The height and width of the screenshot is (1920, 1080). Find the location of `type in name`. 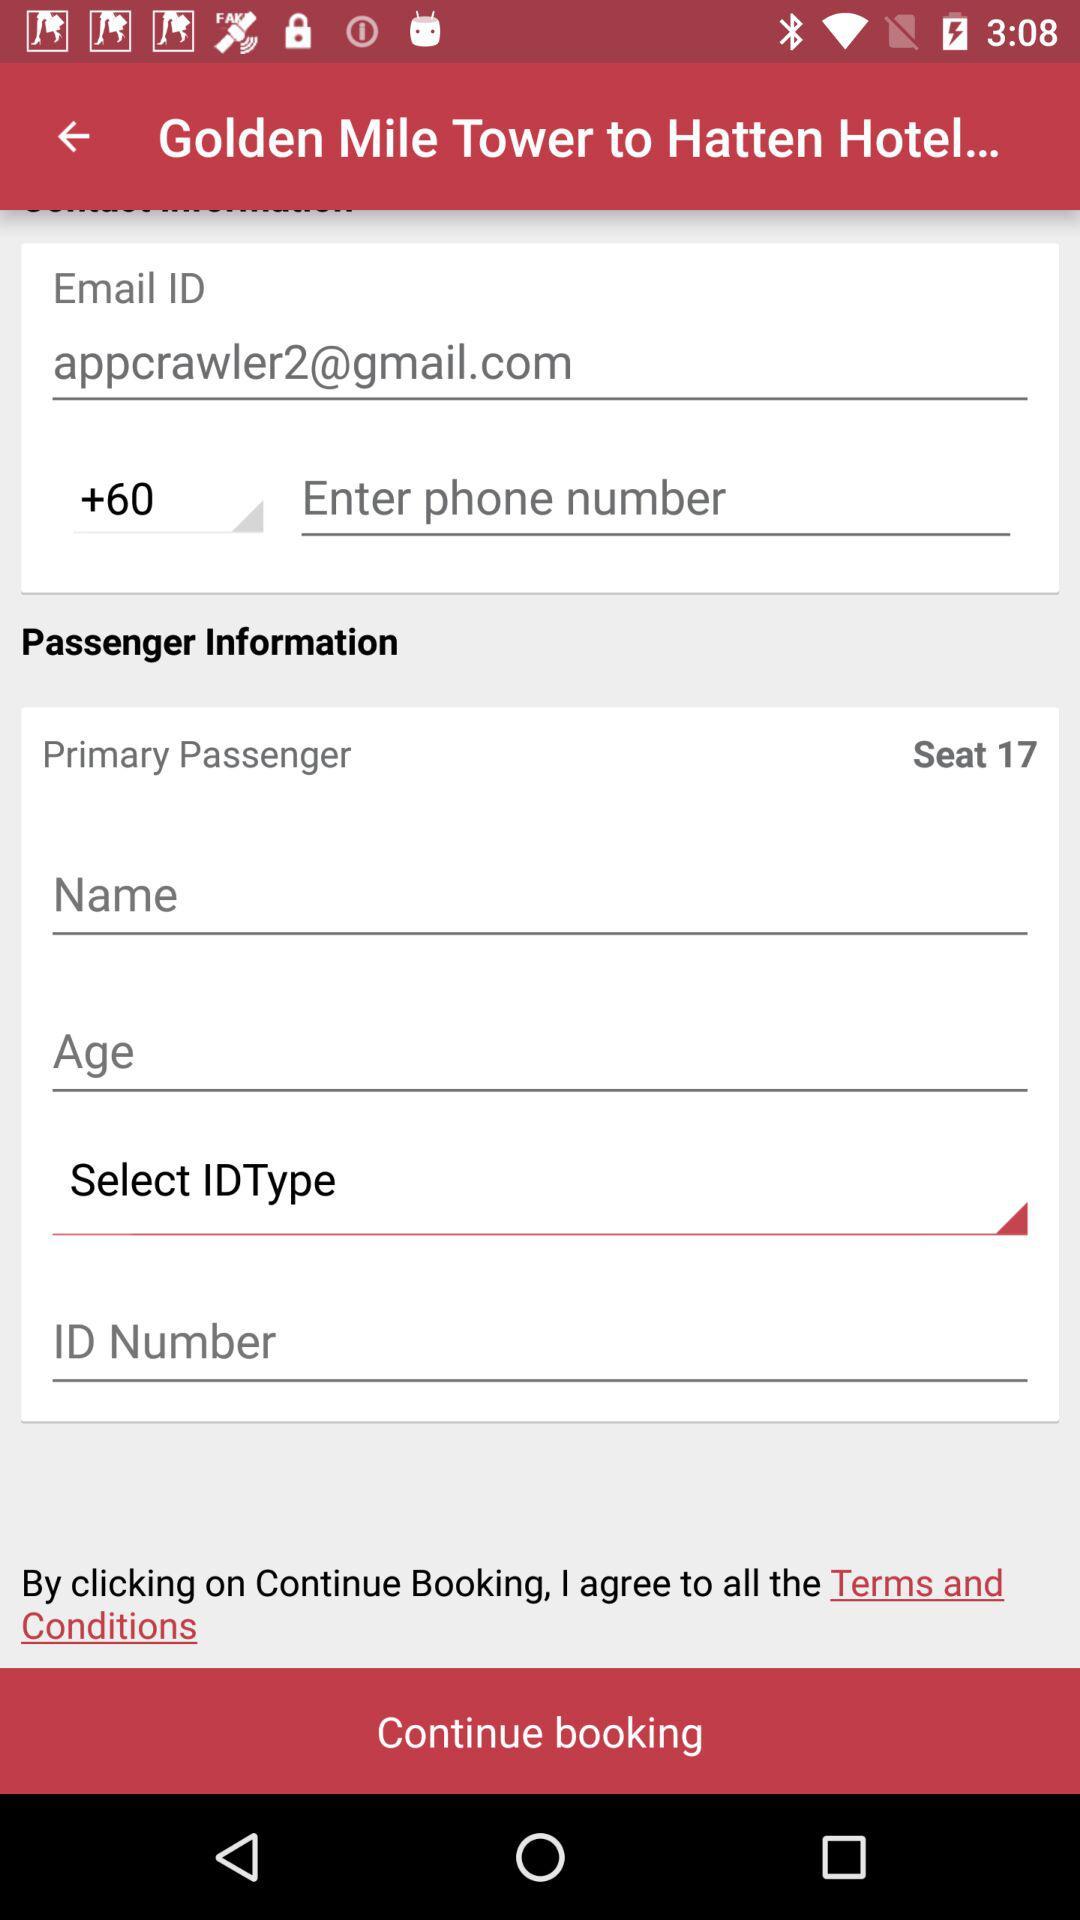

type in name is located at coordinates (540, 895).